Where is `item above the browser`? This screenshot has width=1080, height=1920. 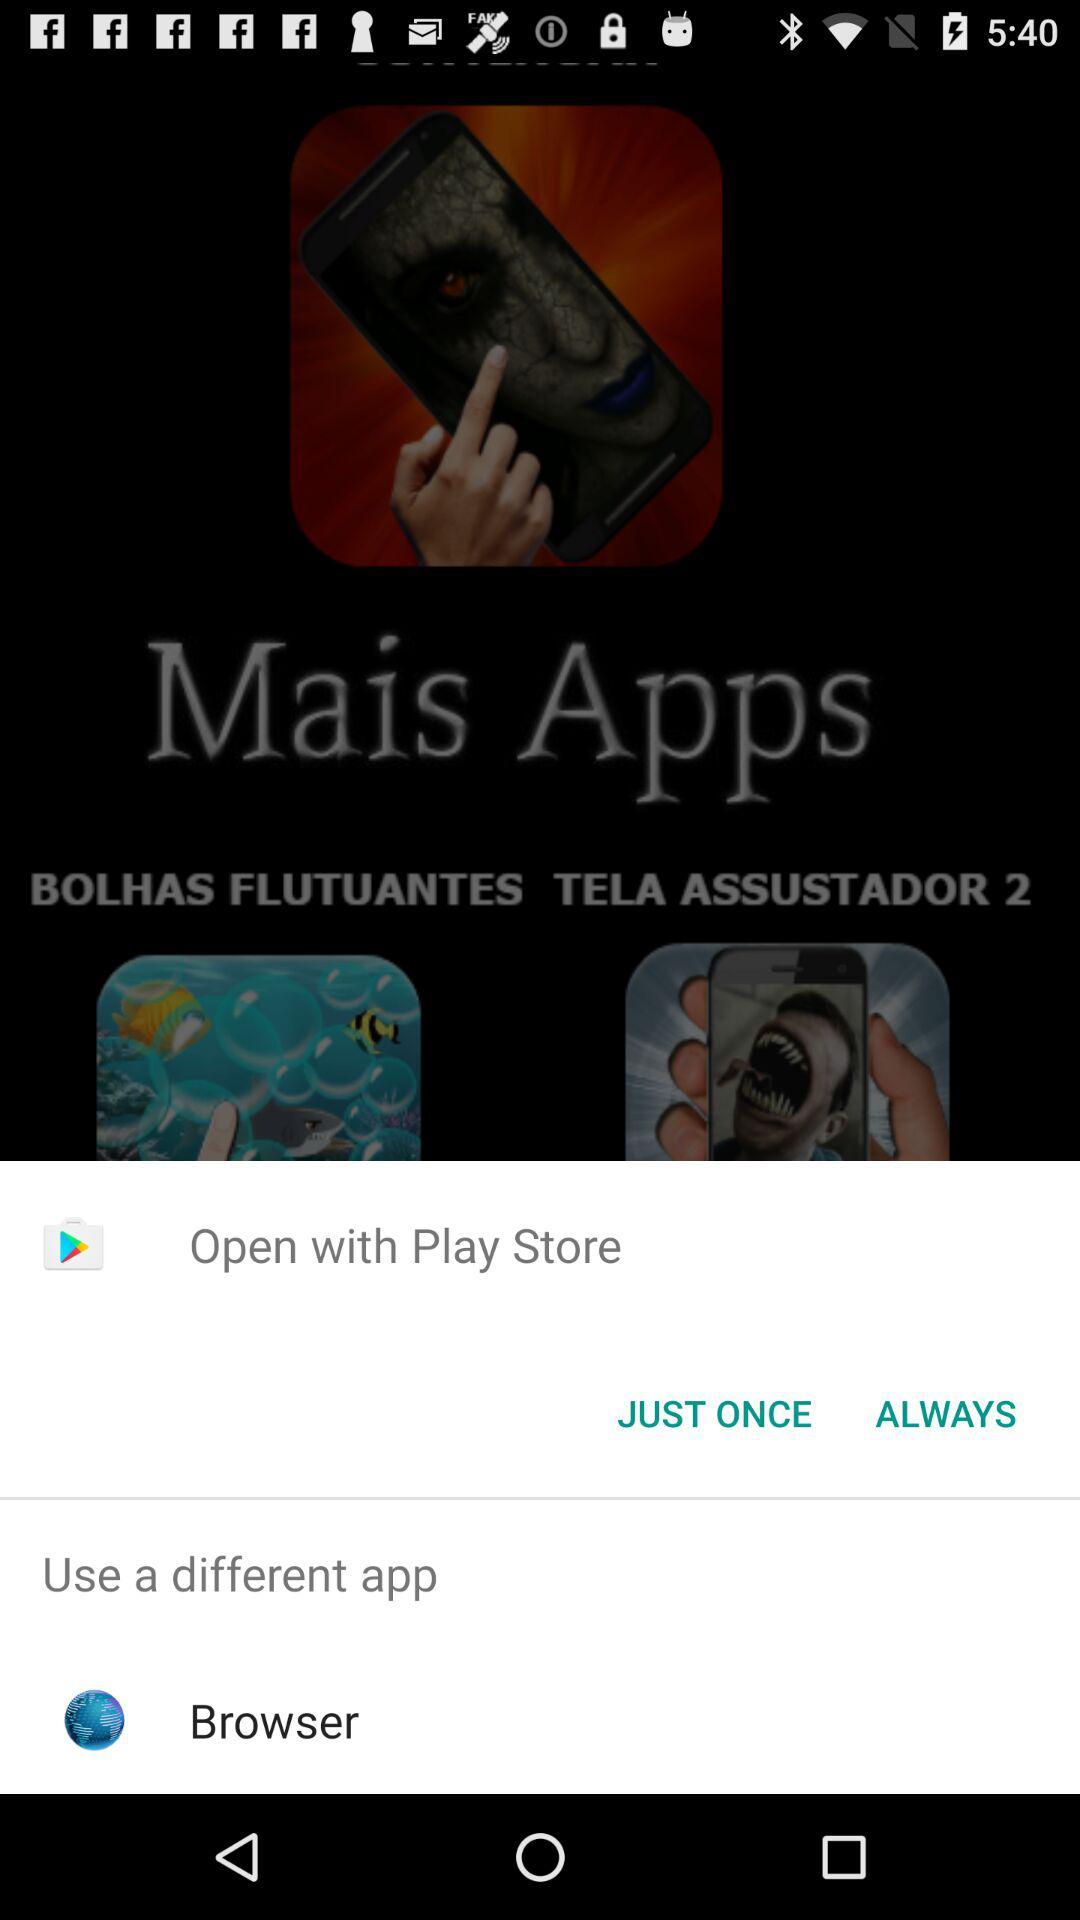
item above the browser is located at coordinates (540, 1572).